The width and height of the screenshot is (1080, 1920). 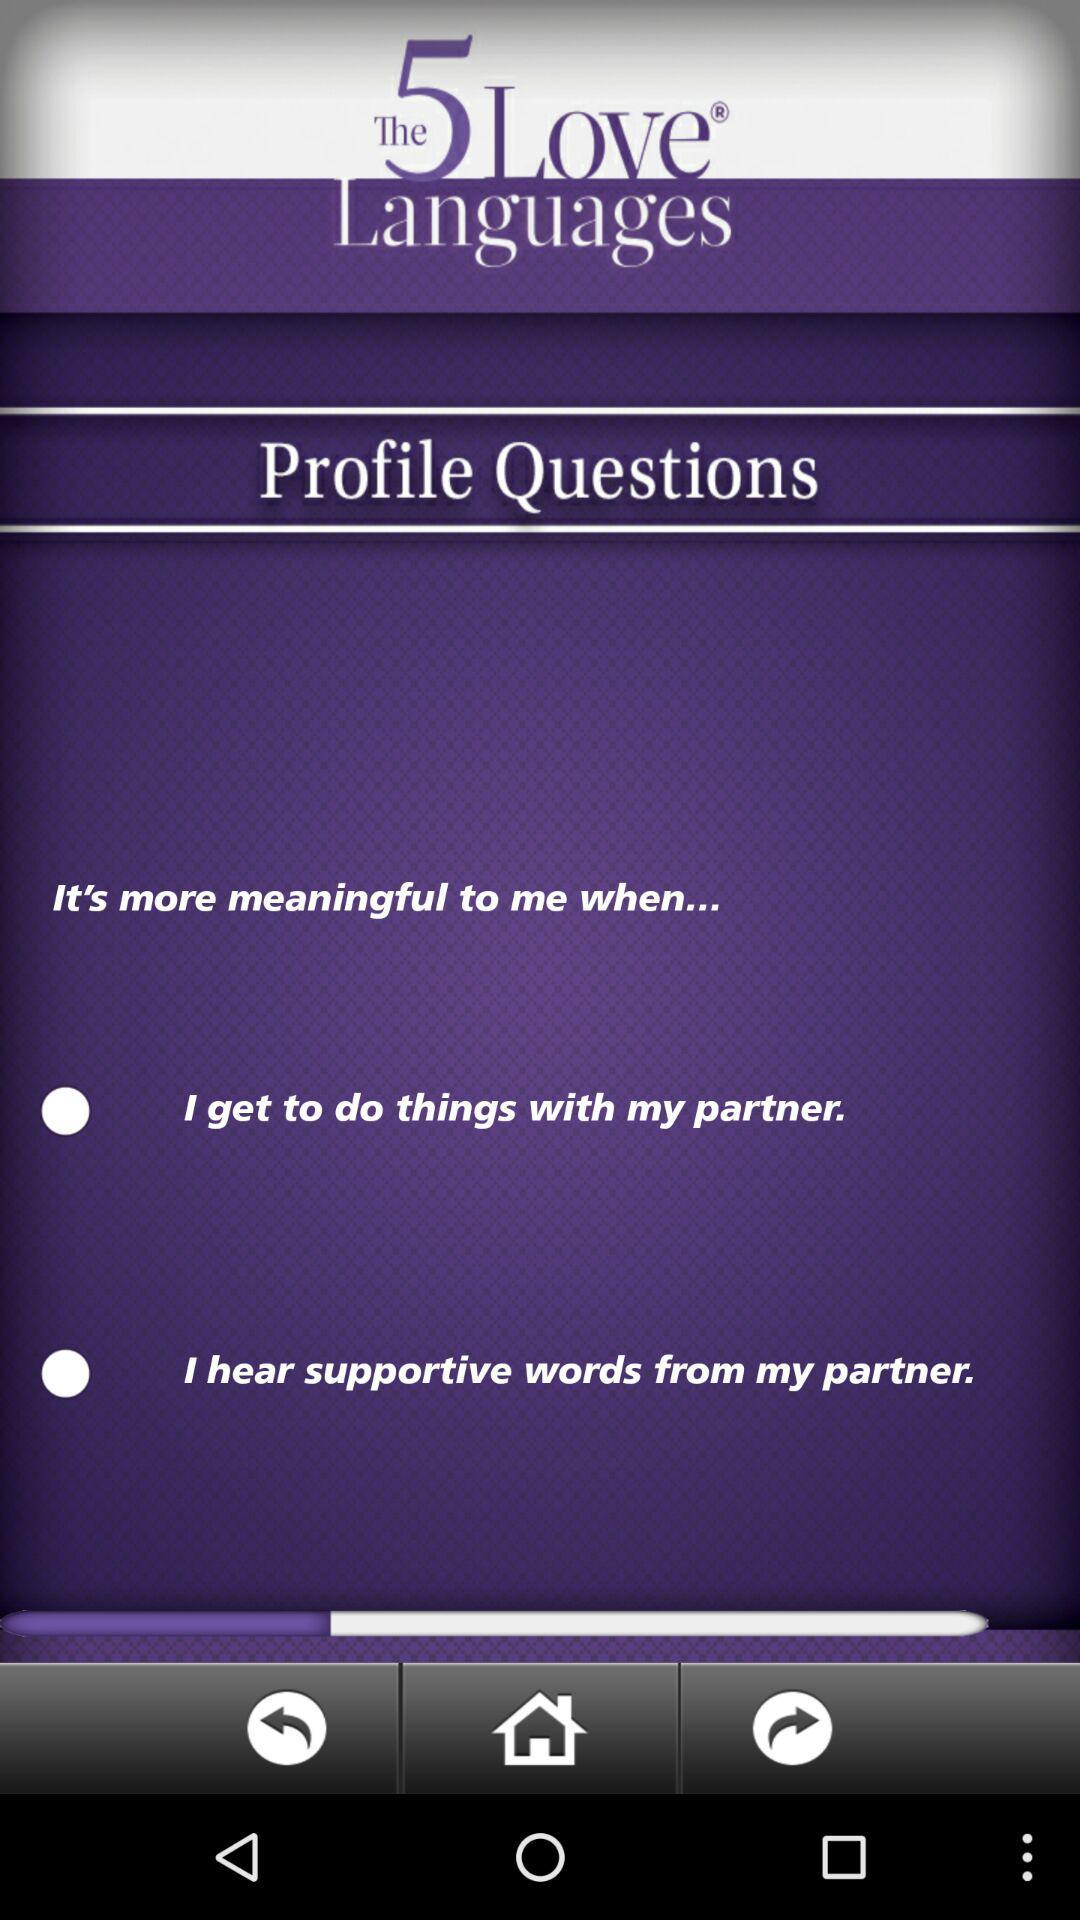 I want to click on on, so click(x=64, y=1372).